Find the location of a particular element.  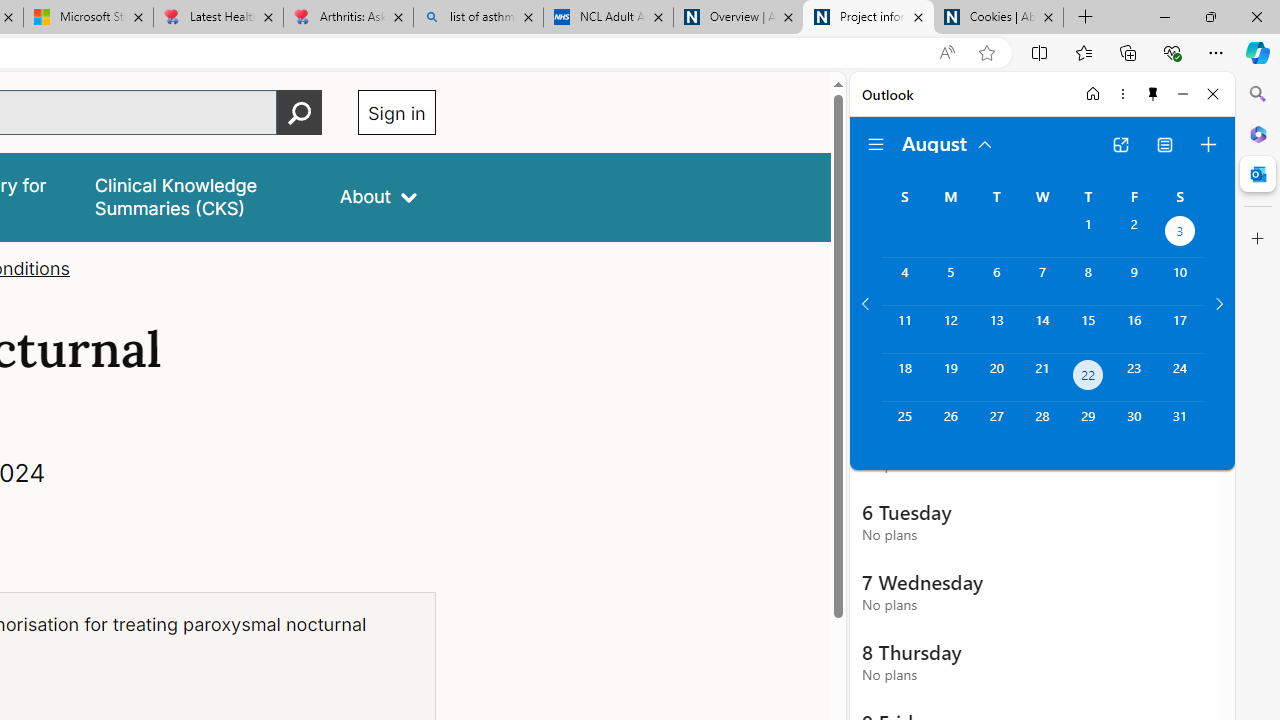

'Wednesday, August 28, 2024. ' is located at coordinates (1041, 424).